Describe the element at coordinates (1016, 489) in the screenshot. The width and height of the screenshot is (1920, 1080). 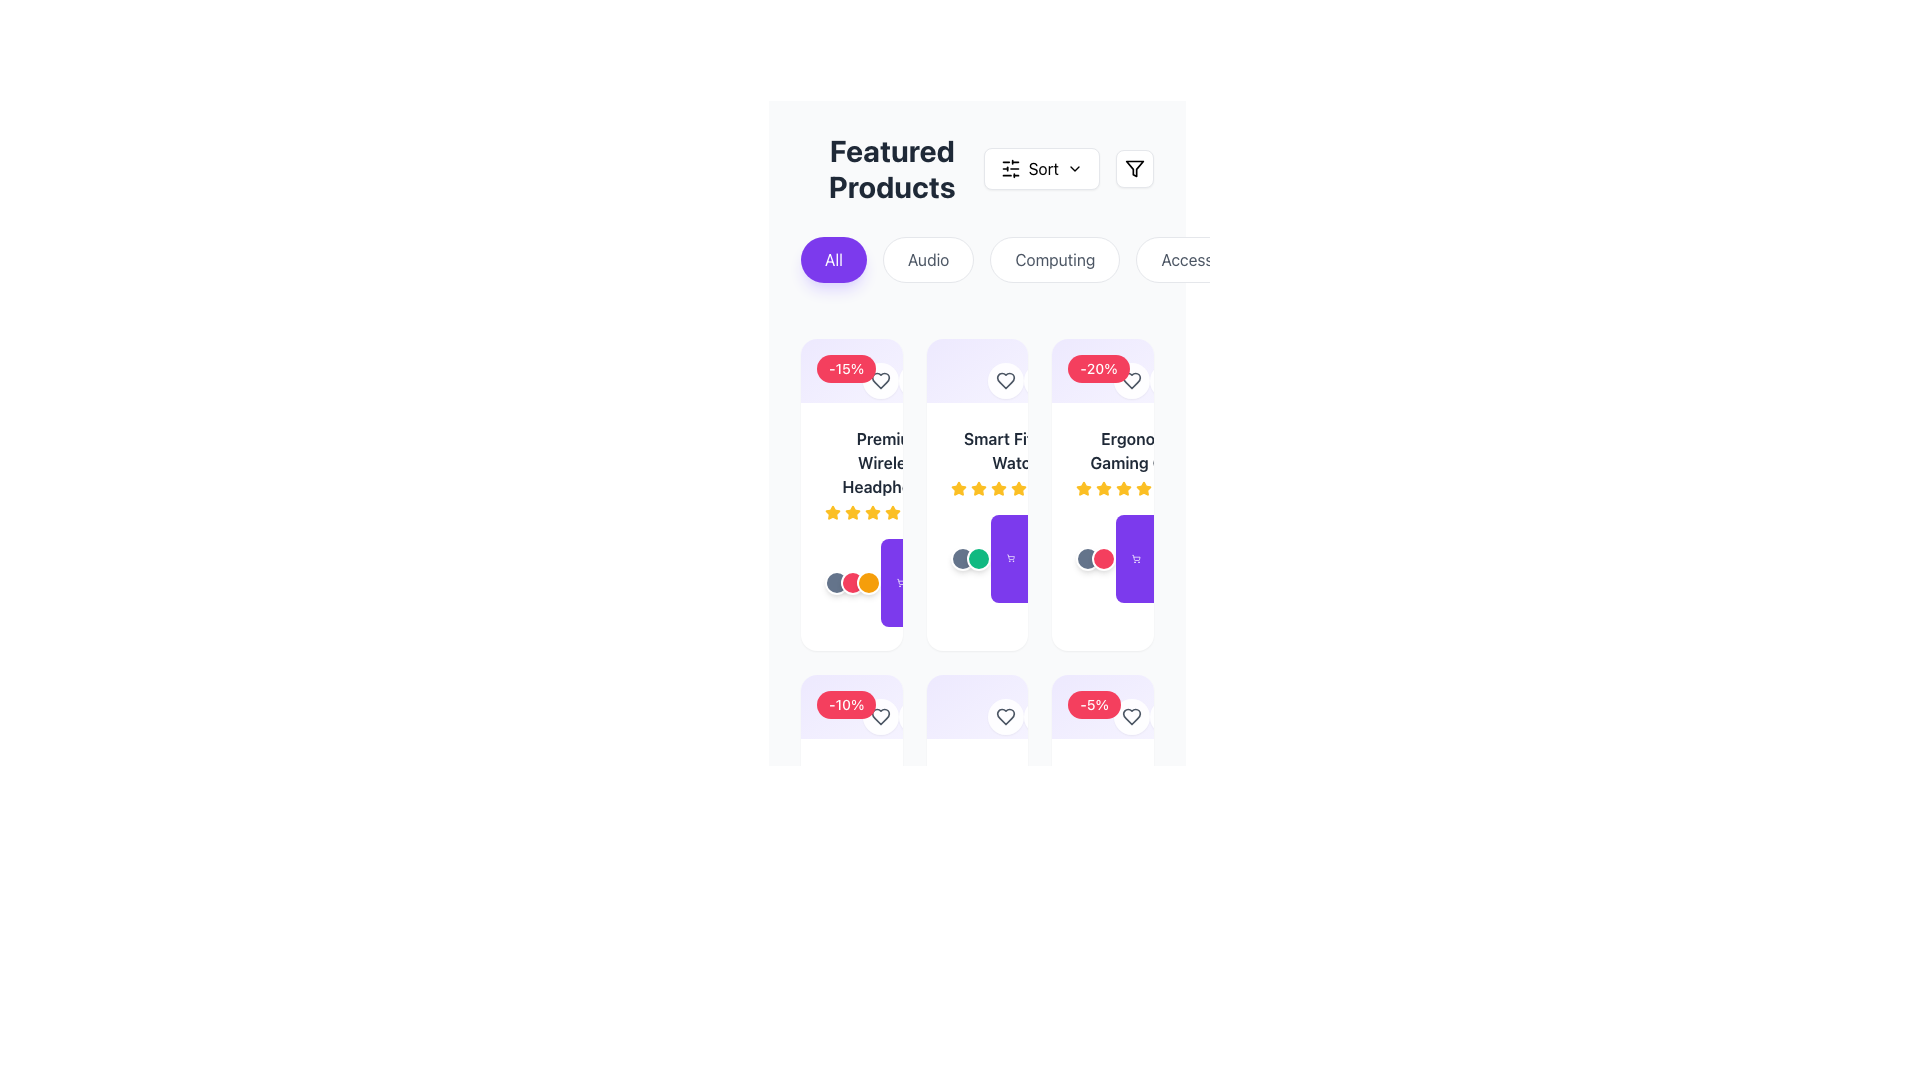
I see `the third star icon in the rating system for the product 'Smart Fitness Watch' to visually represent the rating` at that location.